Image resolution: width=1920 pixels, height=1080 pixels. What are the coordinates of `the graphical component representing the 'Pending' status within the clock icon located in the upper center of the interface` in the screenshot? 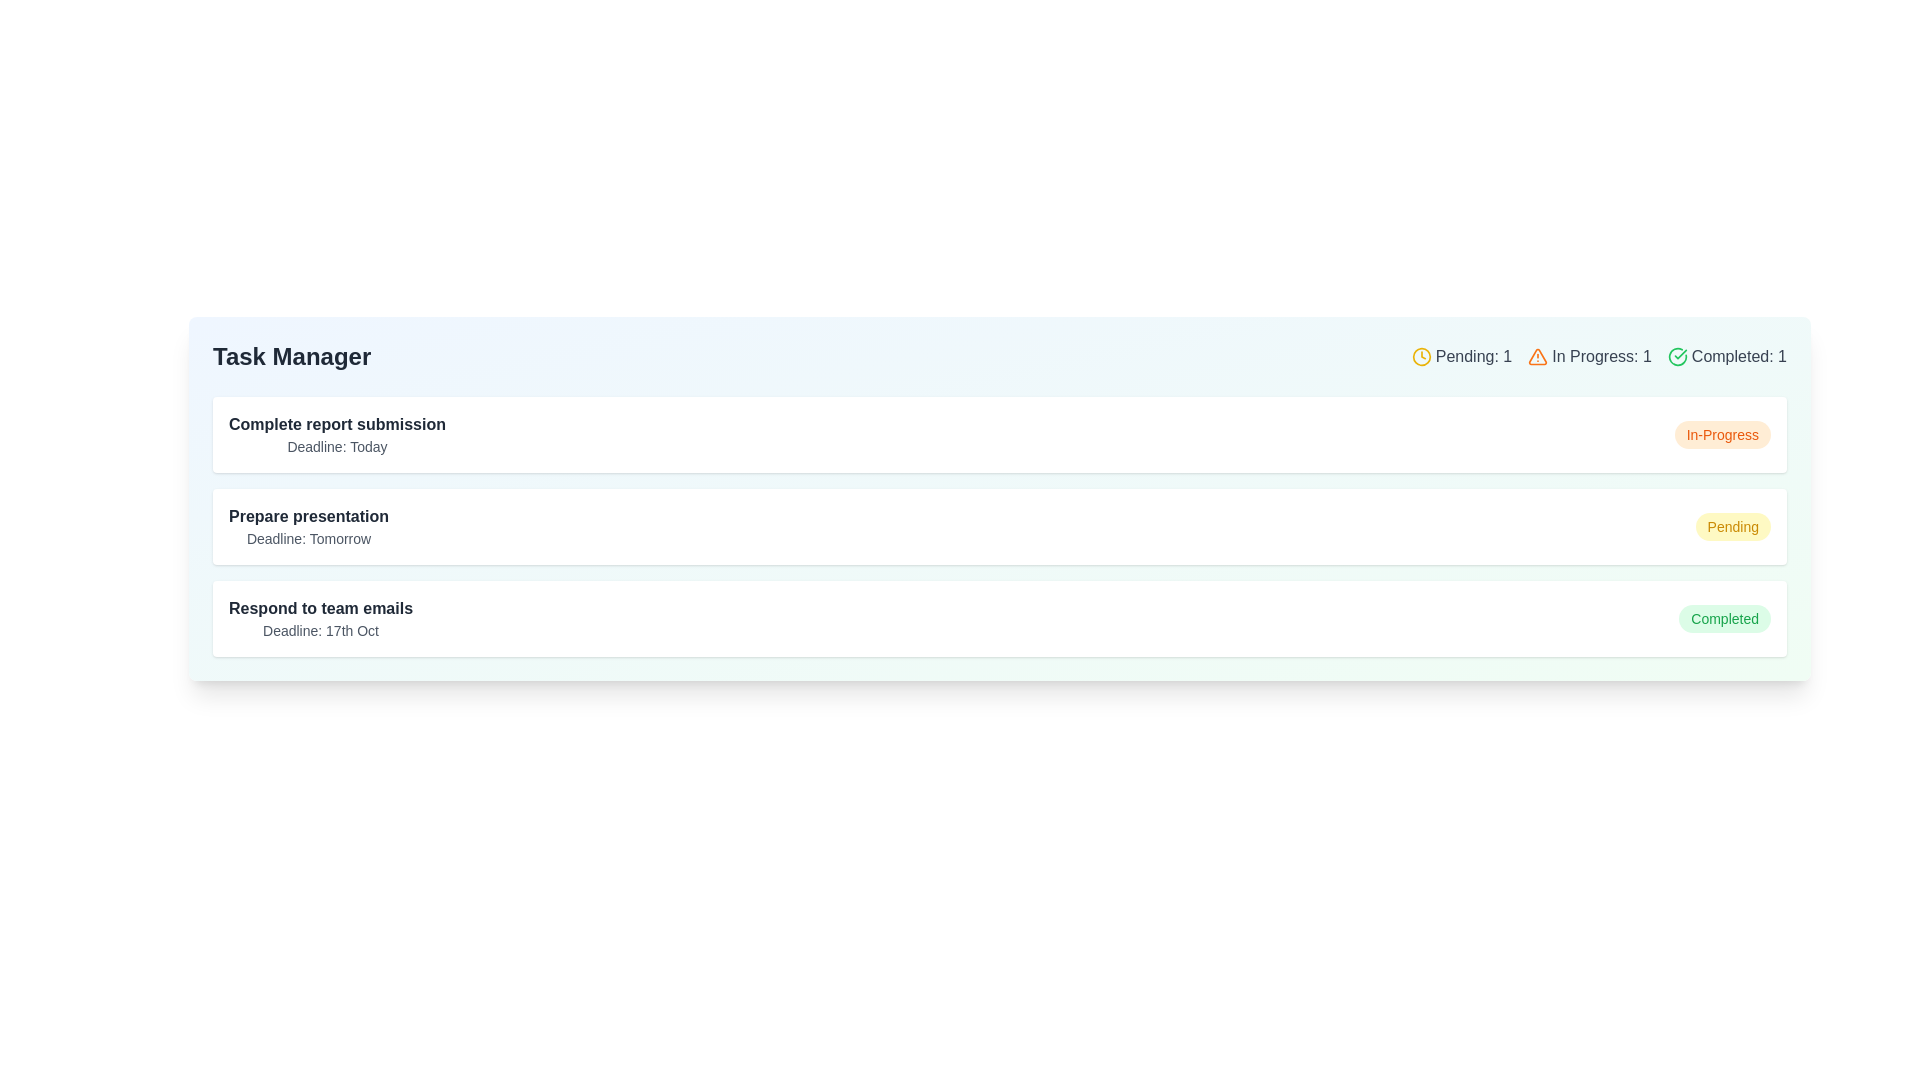 It's located at (1420, 356).